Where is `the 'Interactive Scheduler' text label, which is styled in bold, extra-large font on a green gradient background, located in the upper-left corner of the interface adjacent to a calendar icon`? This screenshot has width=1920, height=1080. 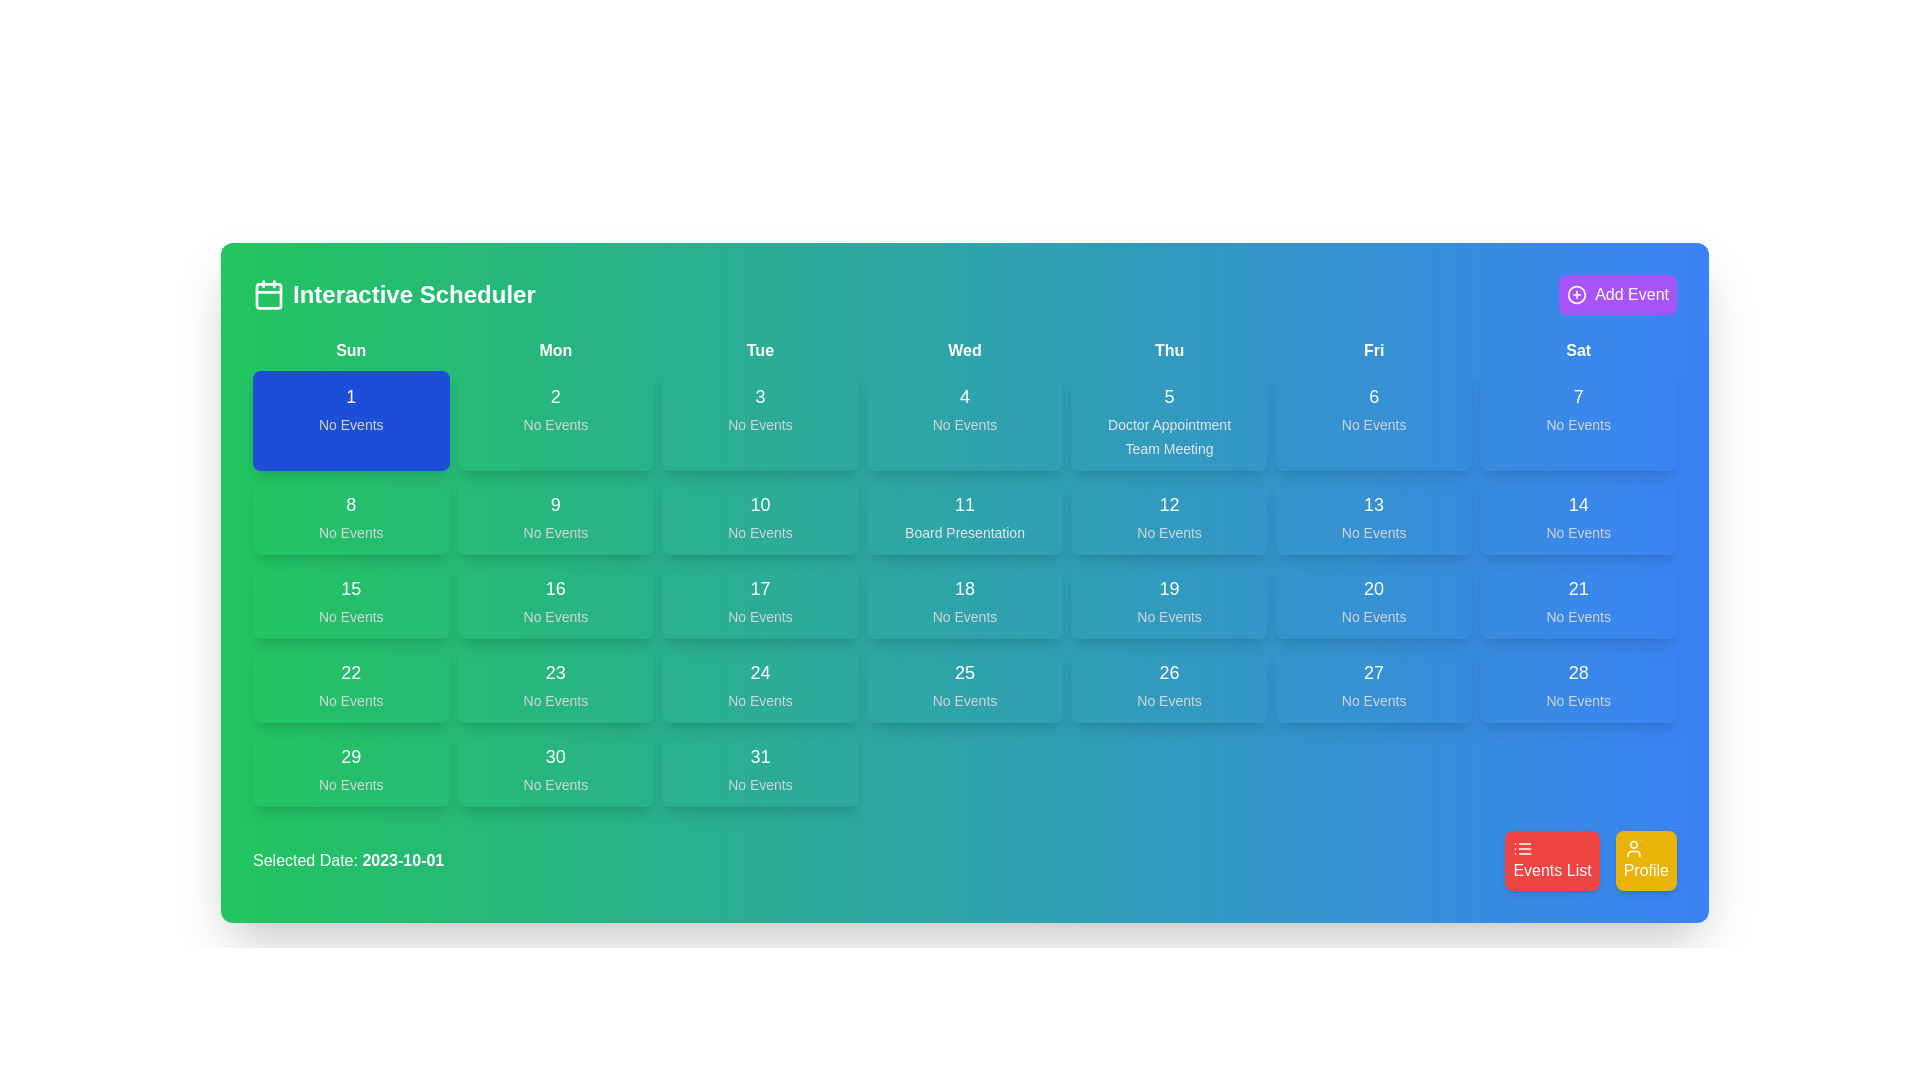 the 'Interactive Scheduler' text label, which is styled in bold, extra-large font on a green gradient background, located in the upper-left corner of the interface adjacent to a calendar icon is located at coordinates (413, 294).